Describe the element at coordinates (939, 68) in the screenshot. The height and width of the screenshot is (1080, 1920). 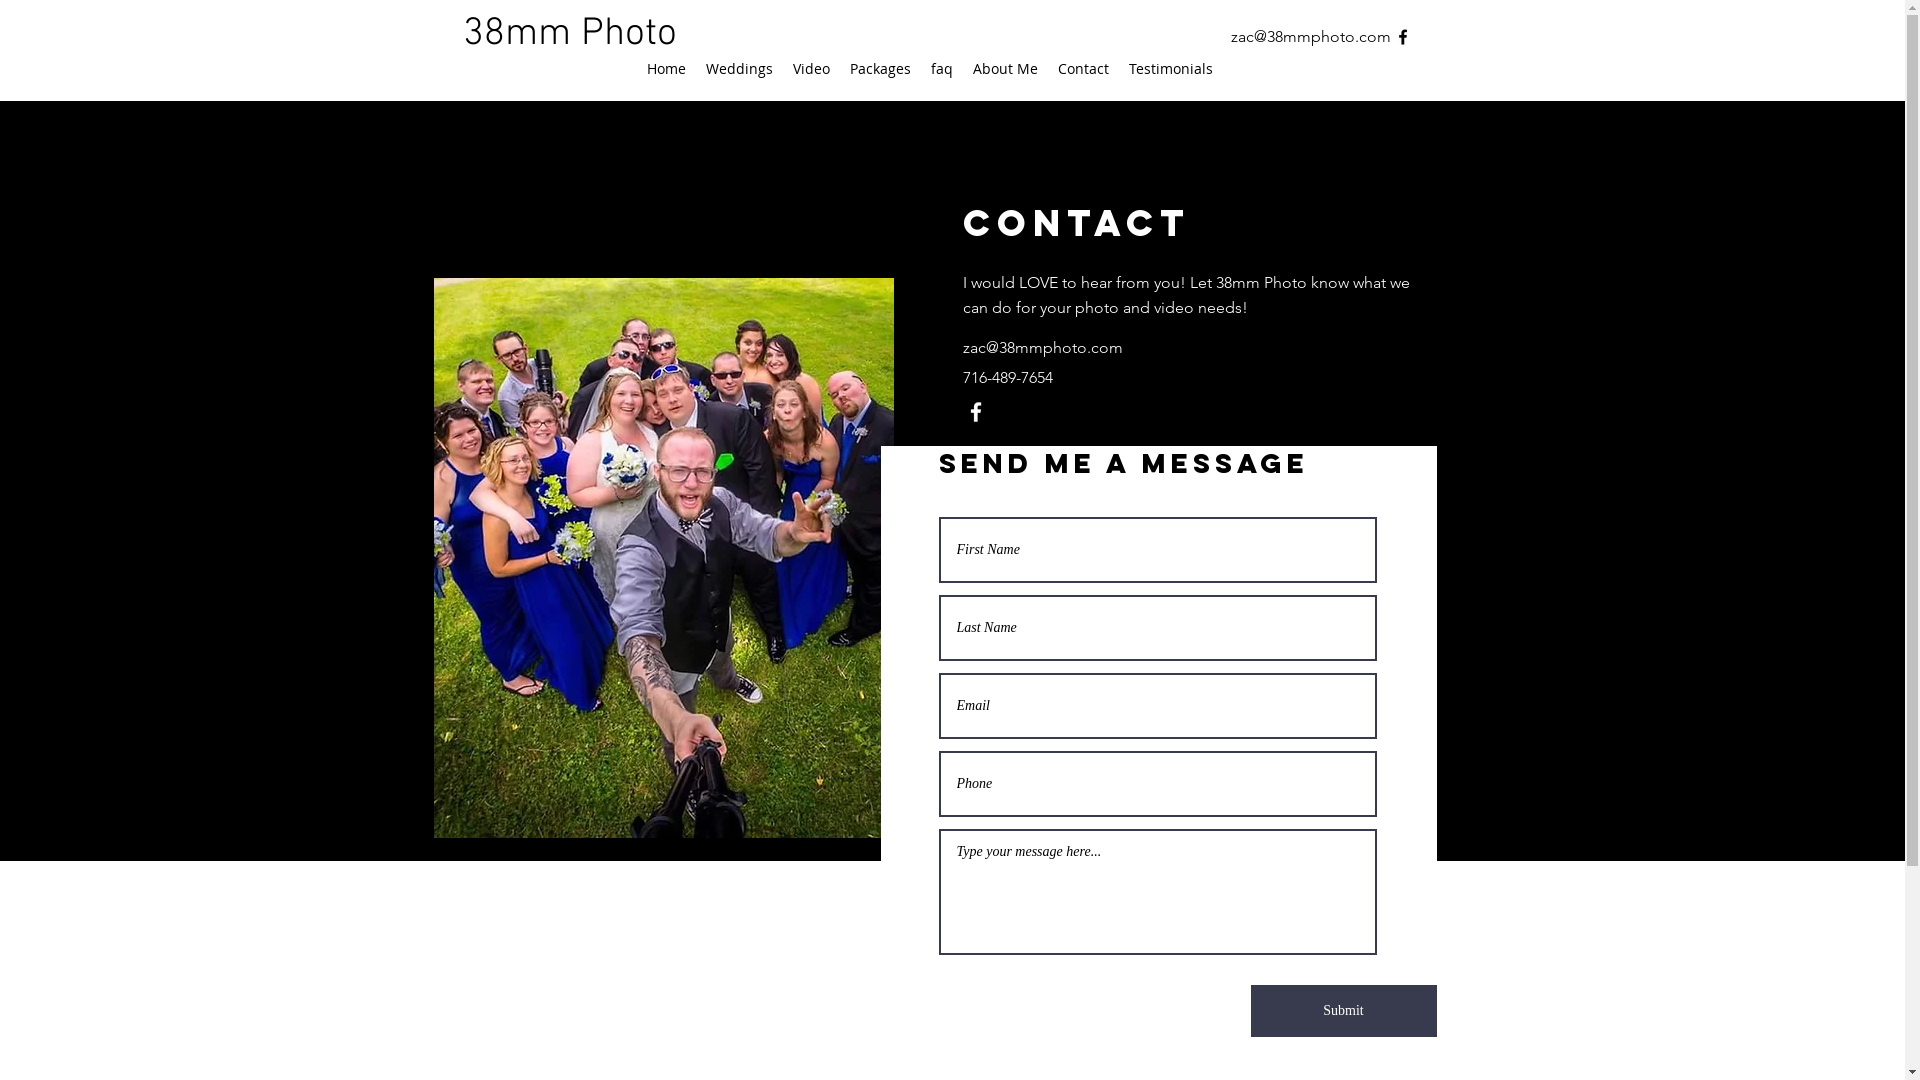
I see `'faq'` at that location.